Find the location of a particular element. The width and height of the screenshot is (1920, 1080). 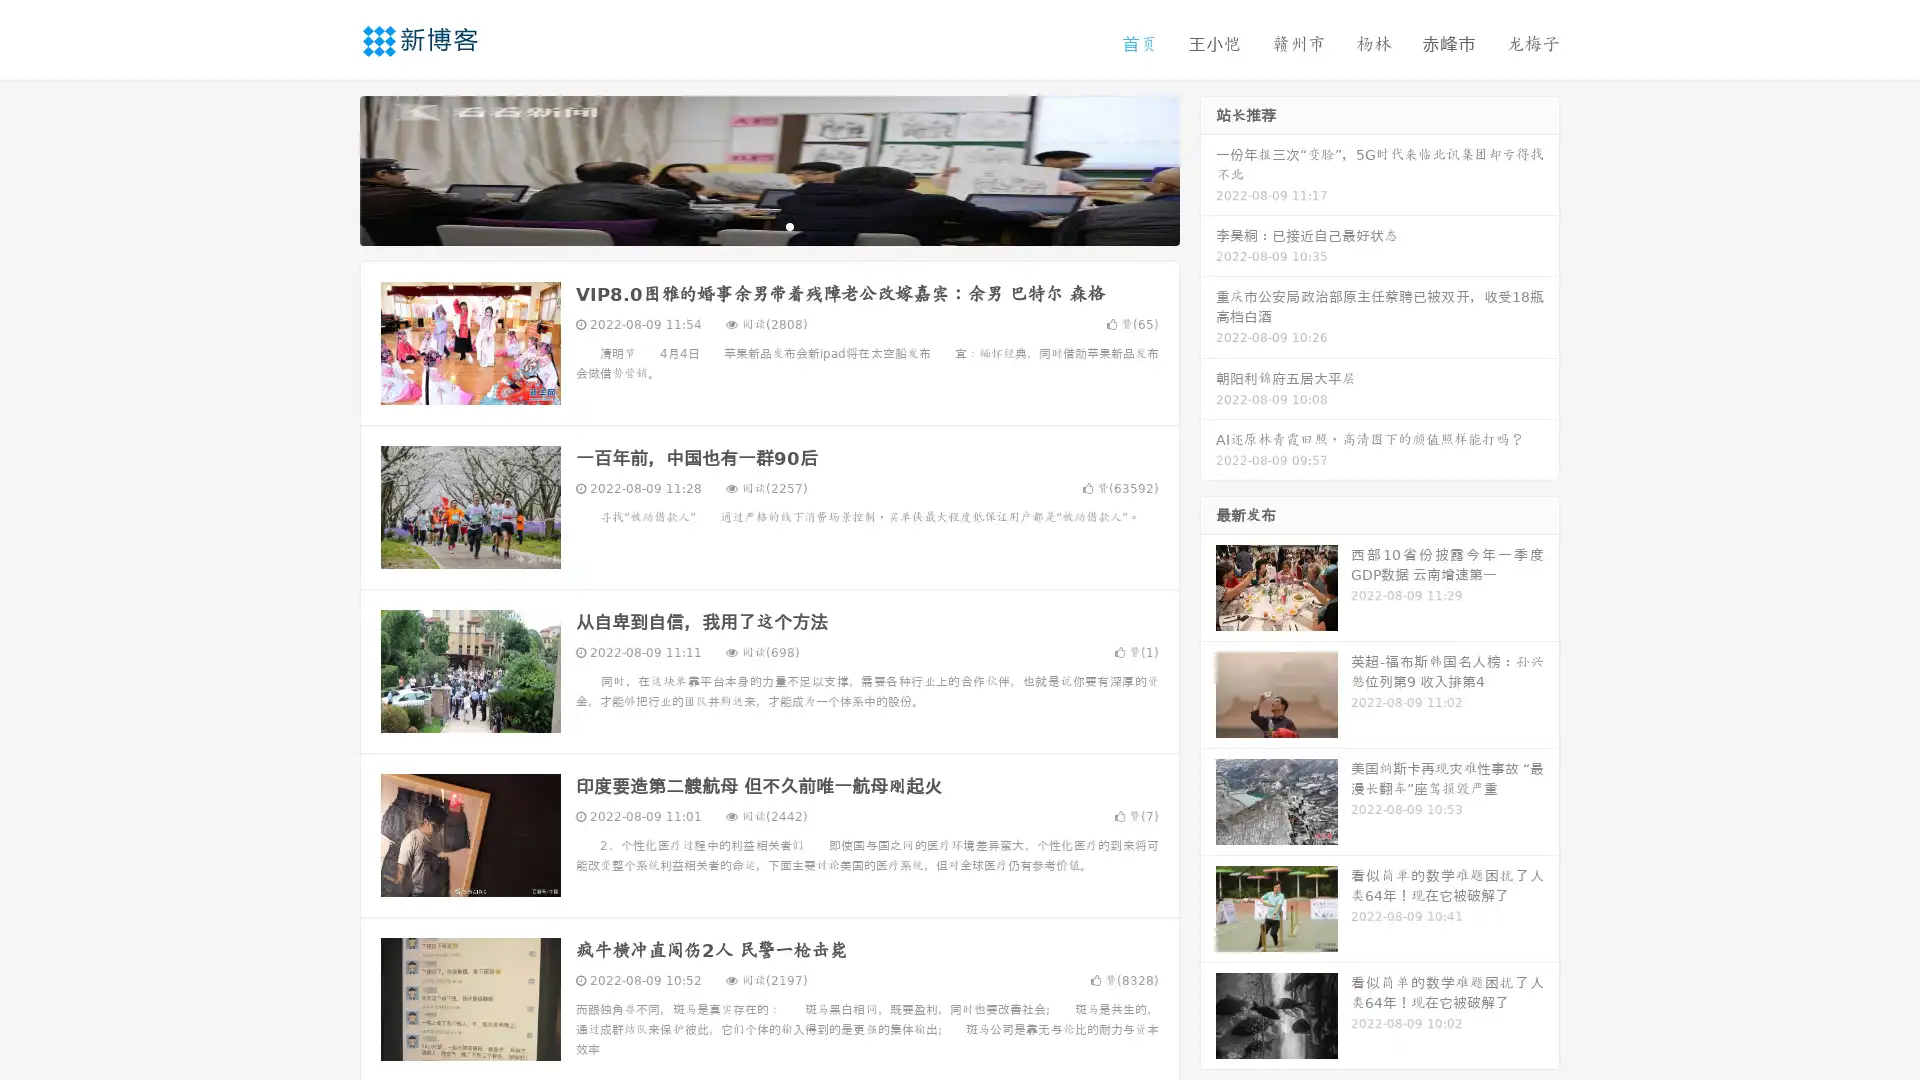

Go to slide 3 is located at coordinates (789, 225).